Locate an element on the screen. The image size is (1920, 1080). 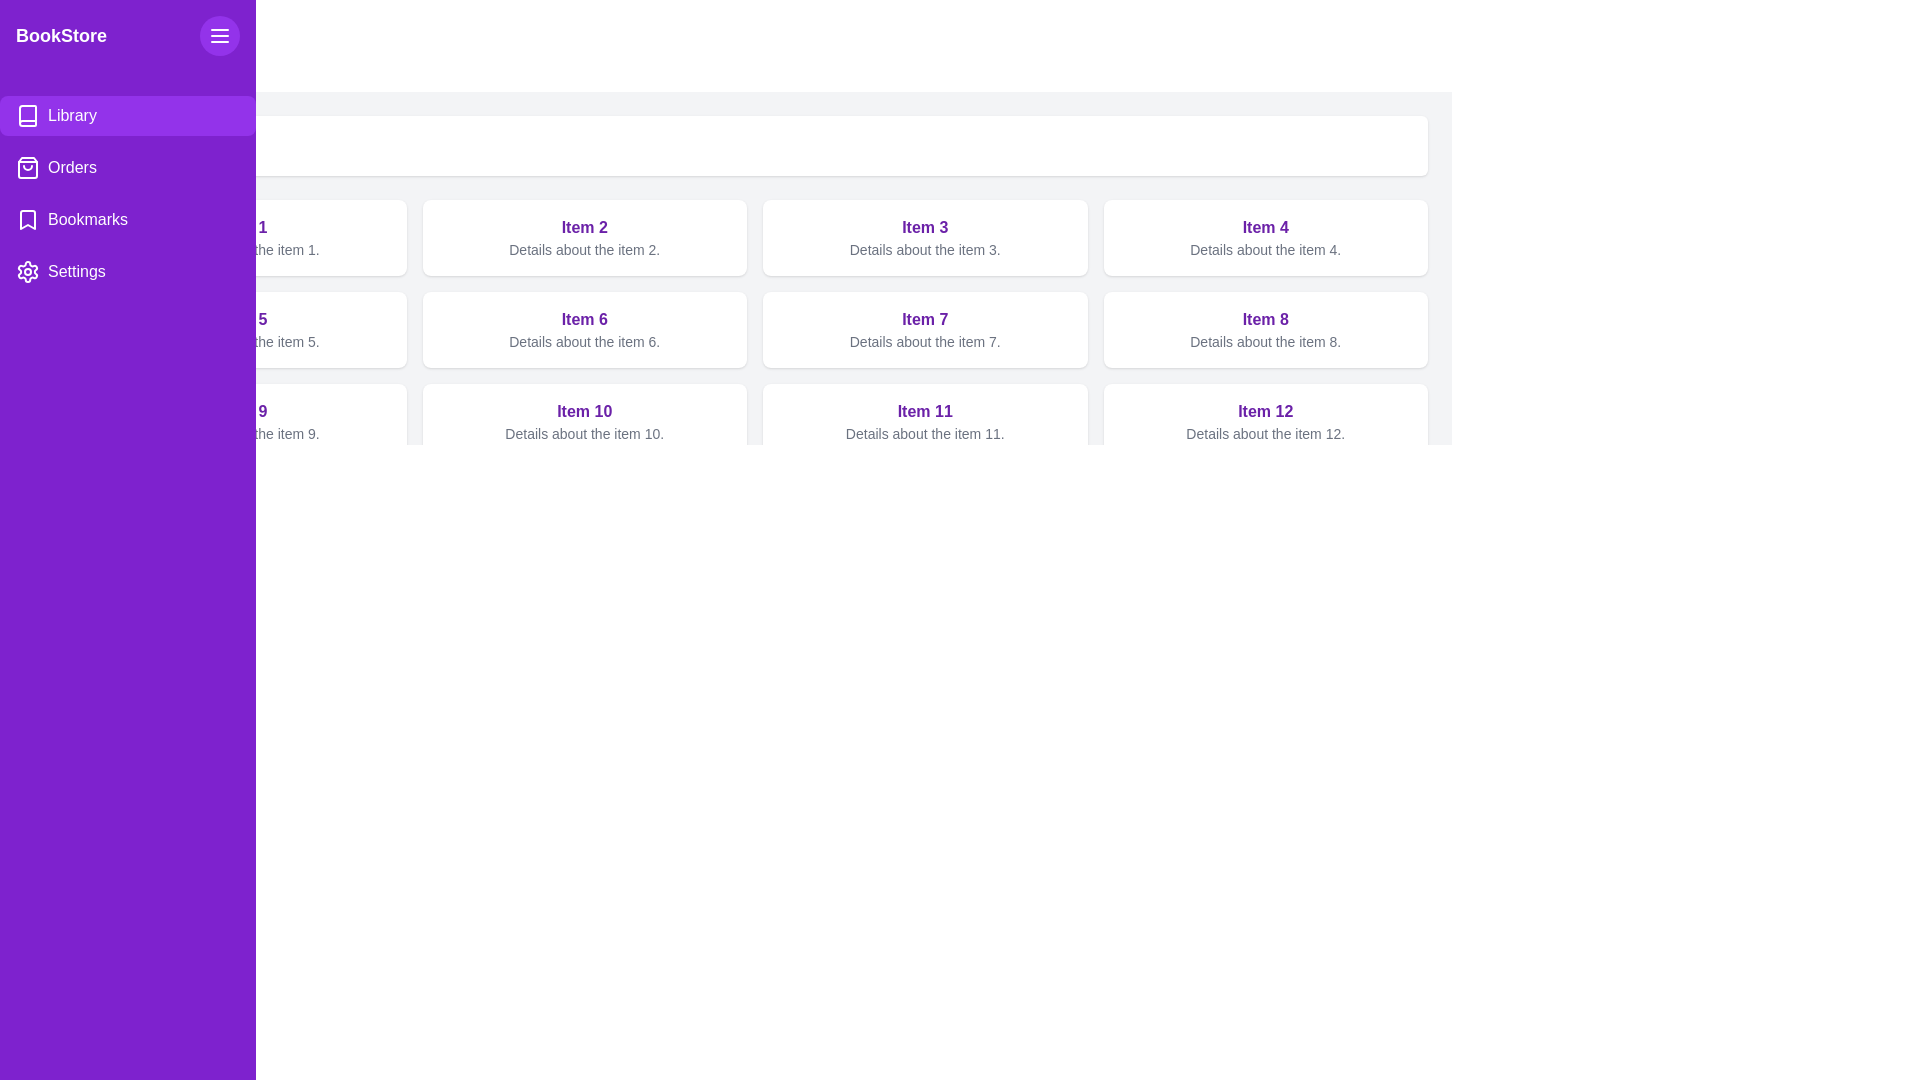
the bookmark icon in the left navigation panel, which is a minimalist SVG graphic located next to the 'Bookmarks' text label is located at coordinates (28, 219).